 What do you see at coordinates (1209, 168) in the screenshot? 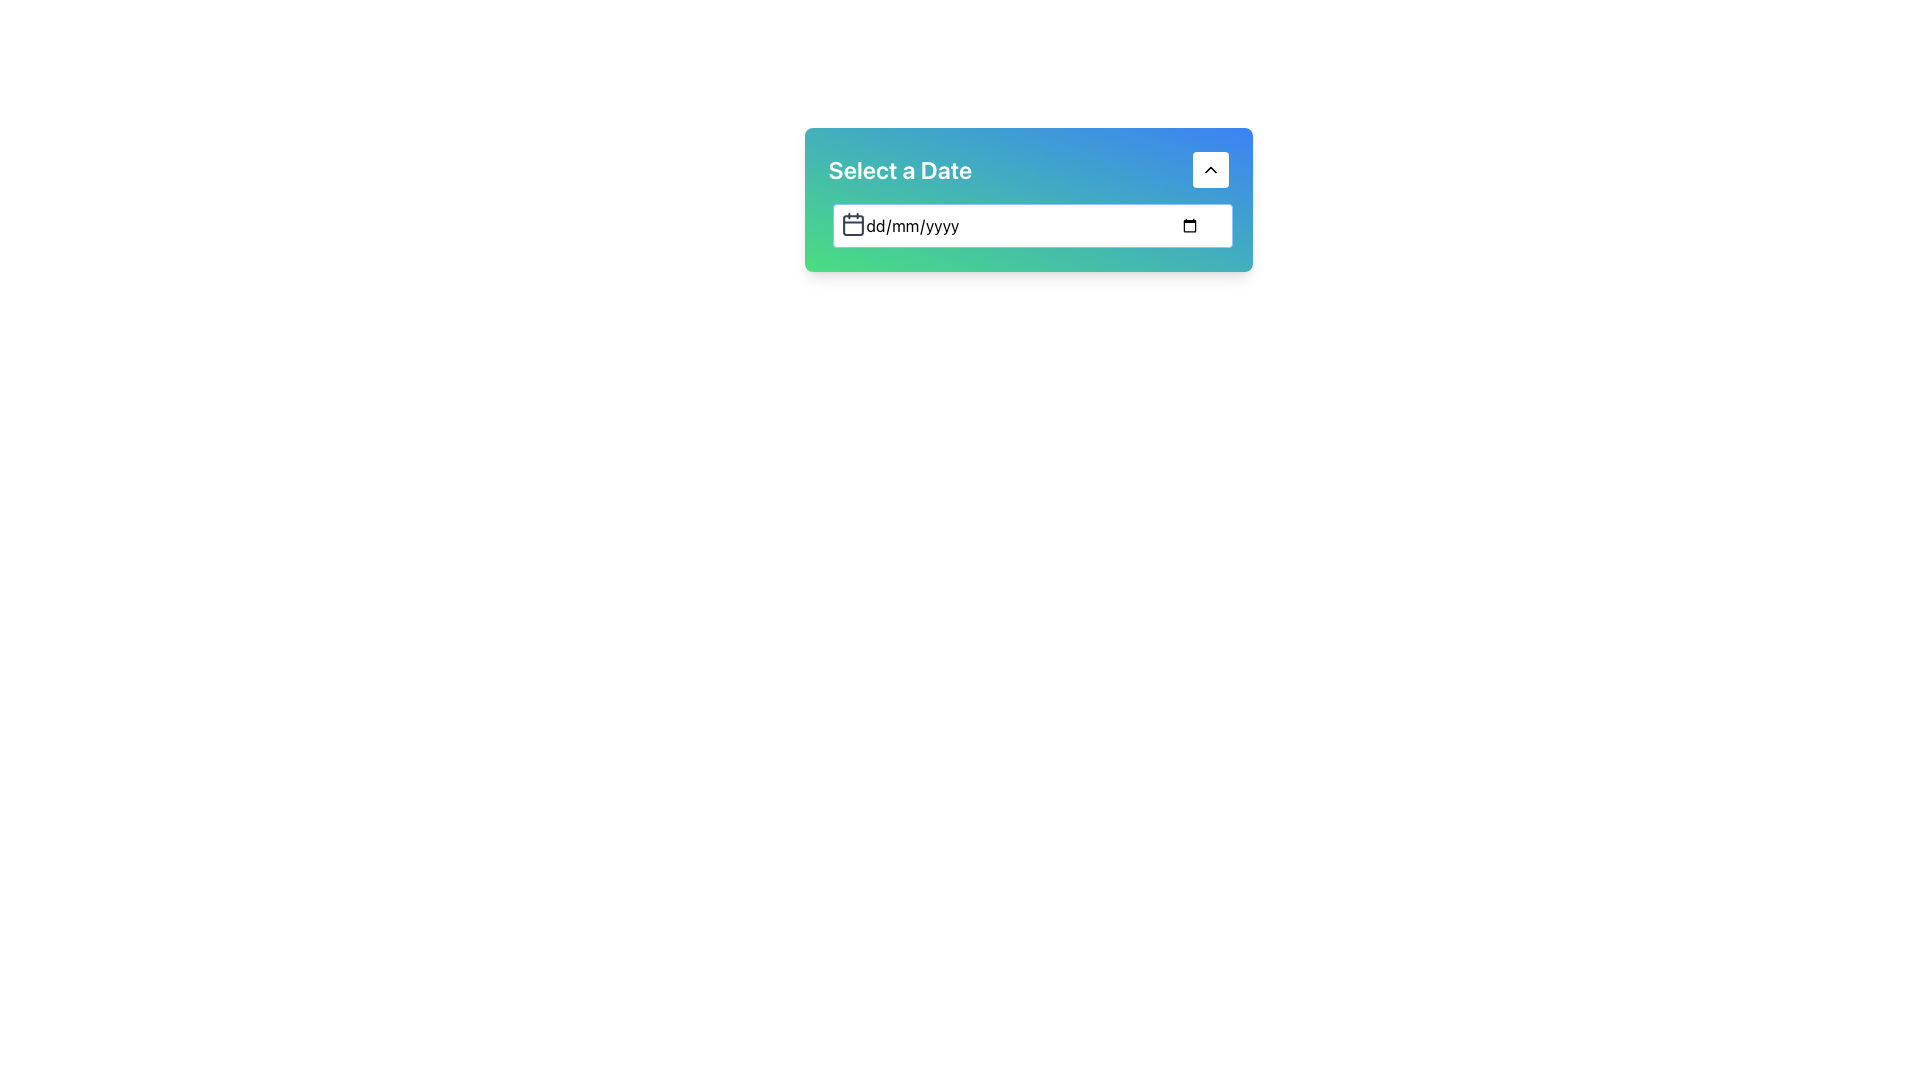
I see `the upward-pointing chevron icon button located in the top-right corner of the date-picker interface panel` at bounding box center [1209, 168].